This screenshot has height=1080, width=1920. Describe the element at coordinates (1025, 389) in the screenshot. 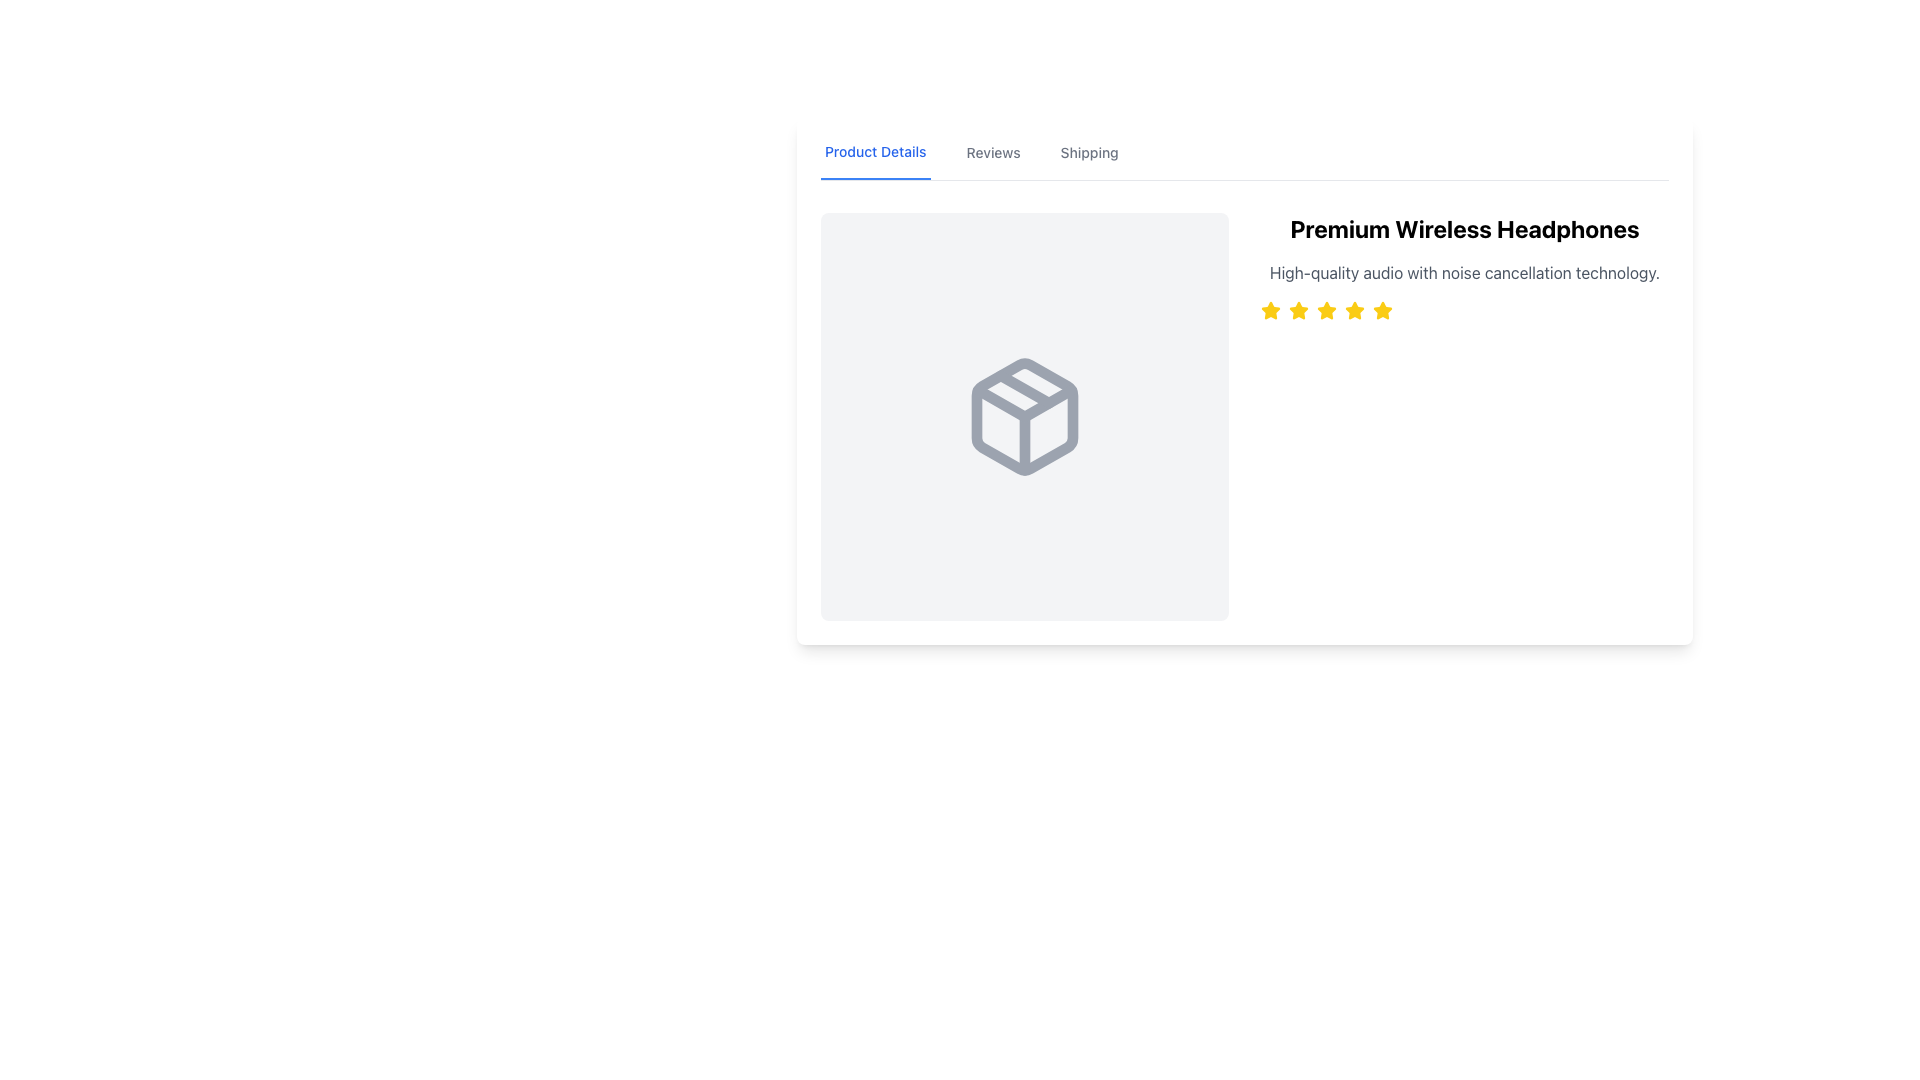

I see `the diagonal gray line within the decorative graphic element of the cube-like icon, which is centrally positioned in the icon` at that location.